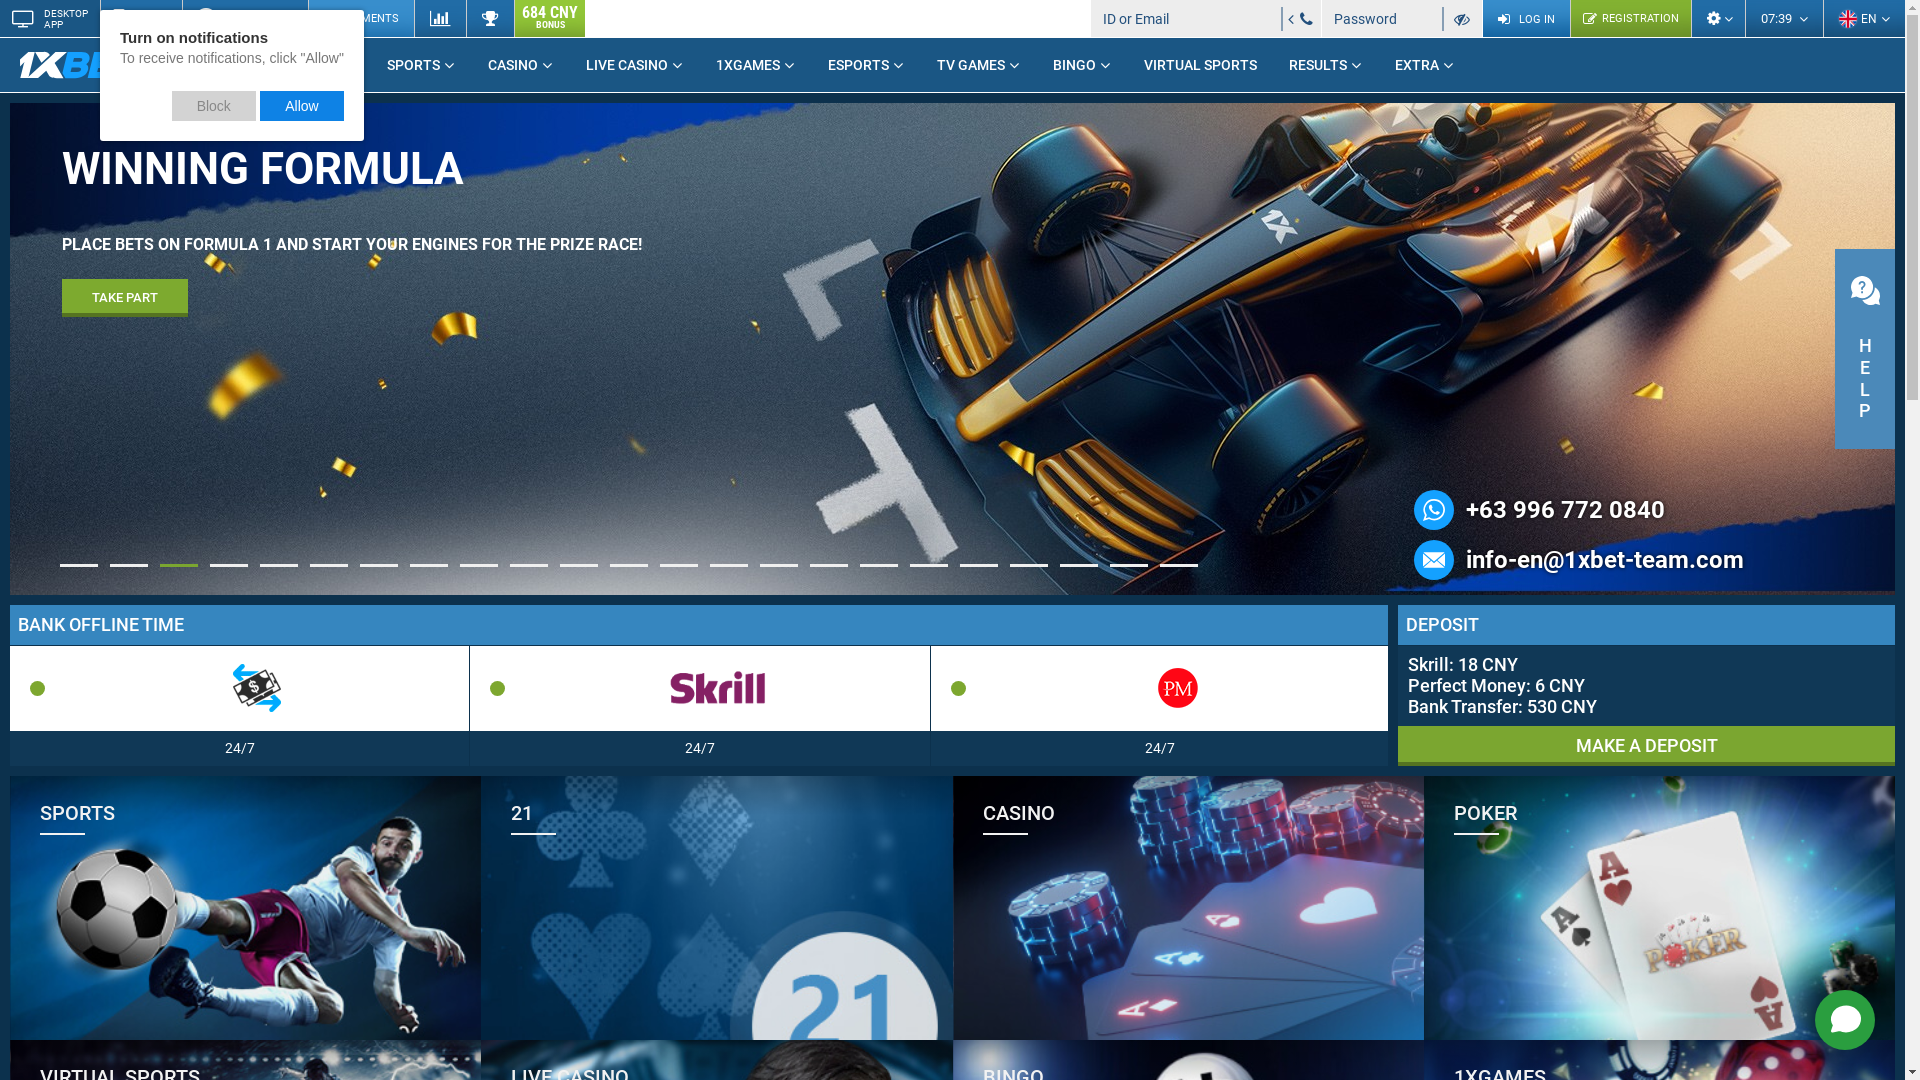 The image size is (1920, 1080). Describe the element at coordinates (1630, 18) in the screenshot. I see `'REGISTRATION'` at that location.